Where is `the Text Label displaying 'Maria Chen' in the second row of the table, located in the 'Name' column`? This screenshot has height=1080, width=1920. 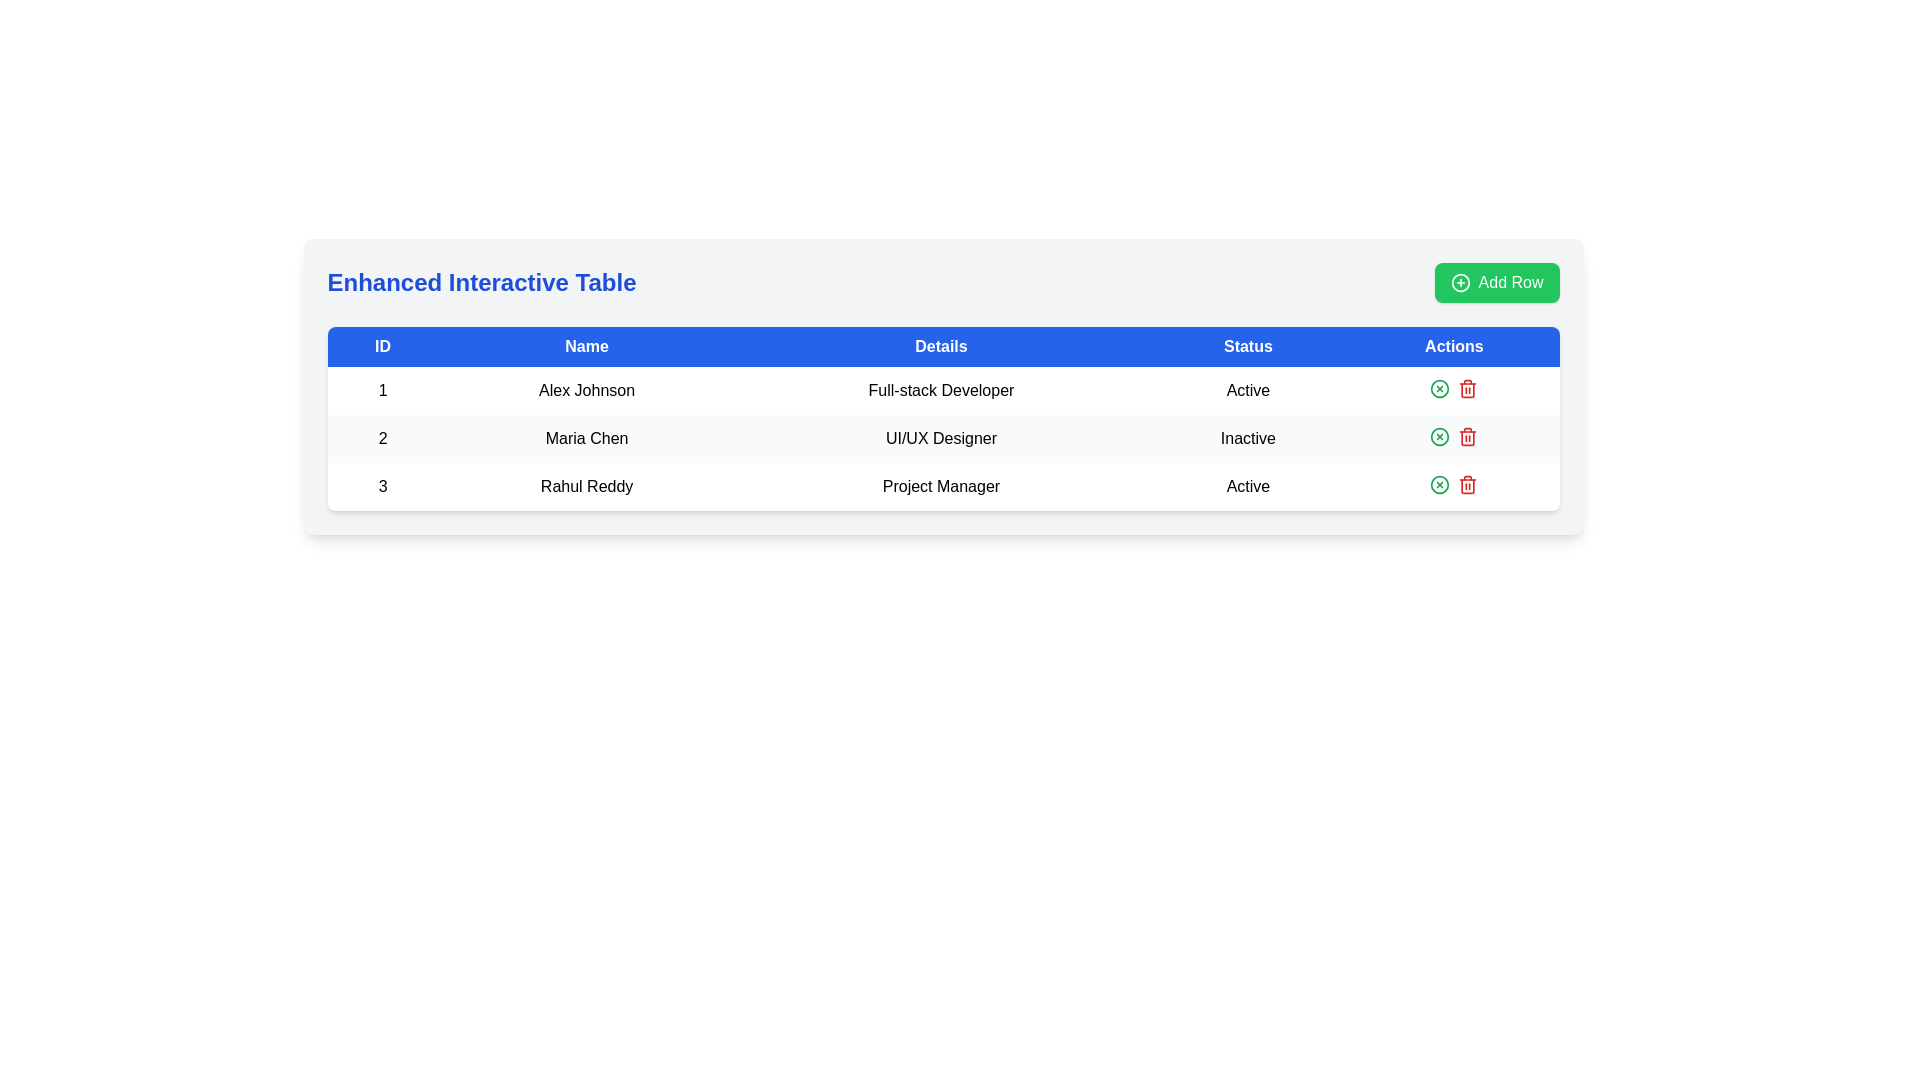 the Text Label displaying 'Maria Chen' in the second row of the table, located in the 'Name' column is located at coordinates (586, 438).